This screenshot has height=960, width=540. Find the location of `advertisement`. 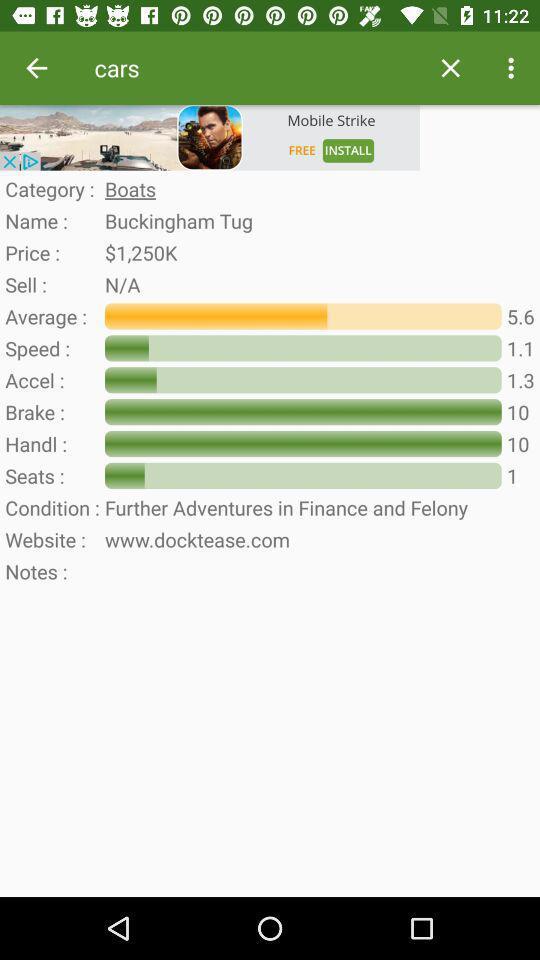

advertisement is located at coordinates (209, 136).